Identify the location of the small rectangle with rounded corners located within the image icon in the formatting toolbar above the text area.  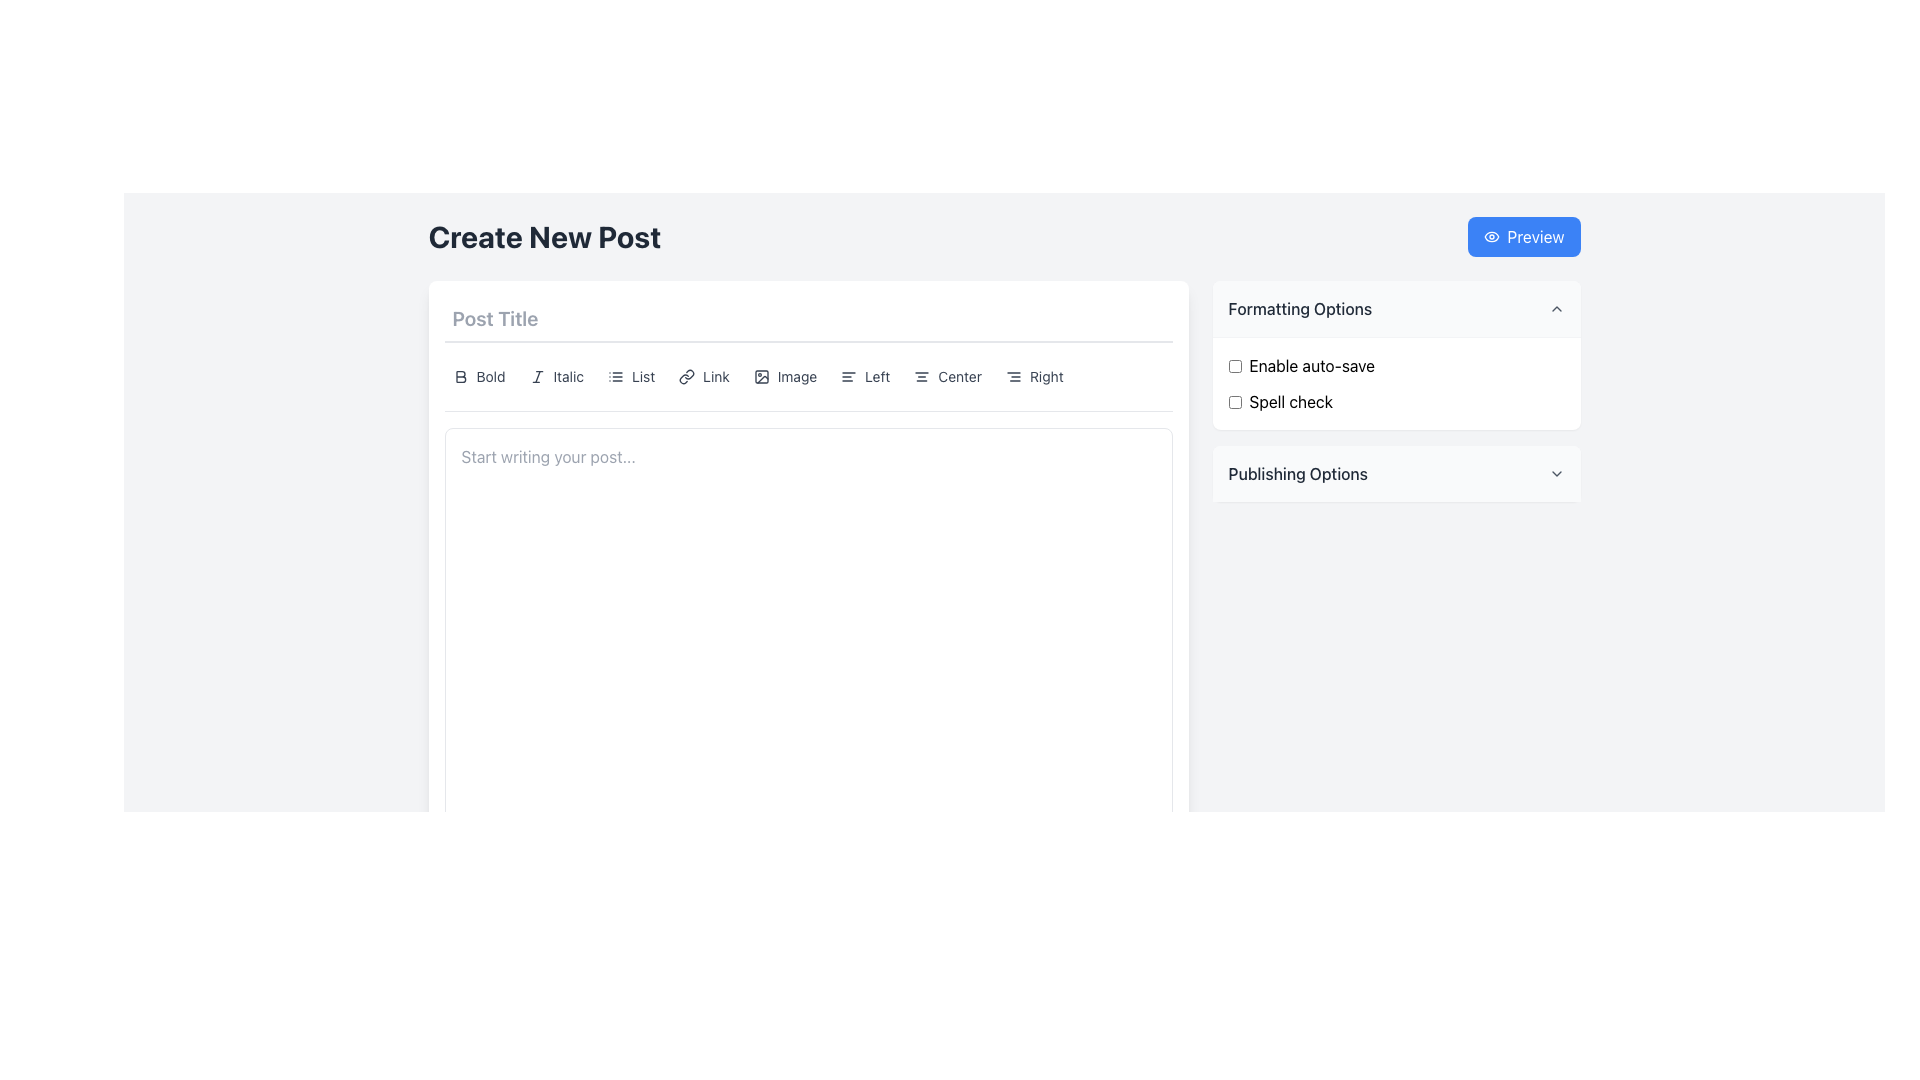
(760, 377).